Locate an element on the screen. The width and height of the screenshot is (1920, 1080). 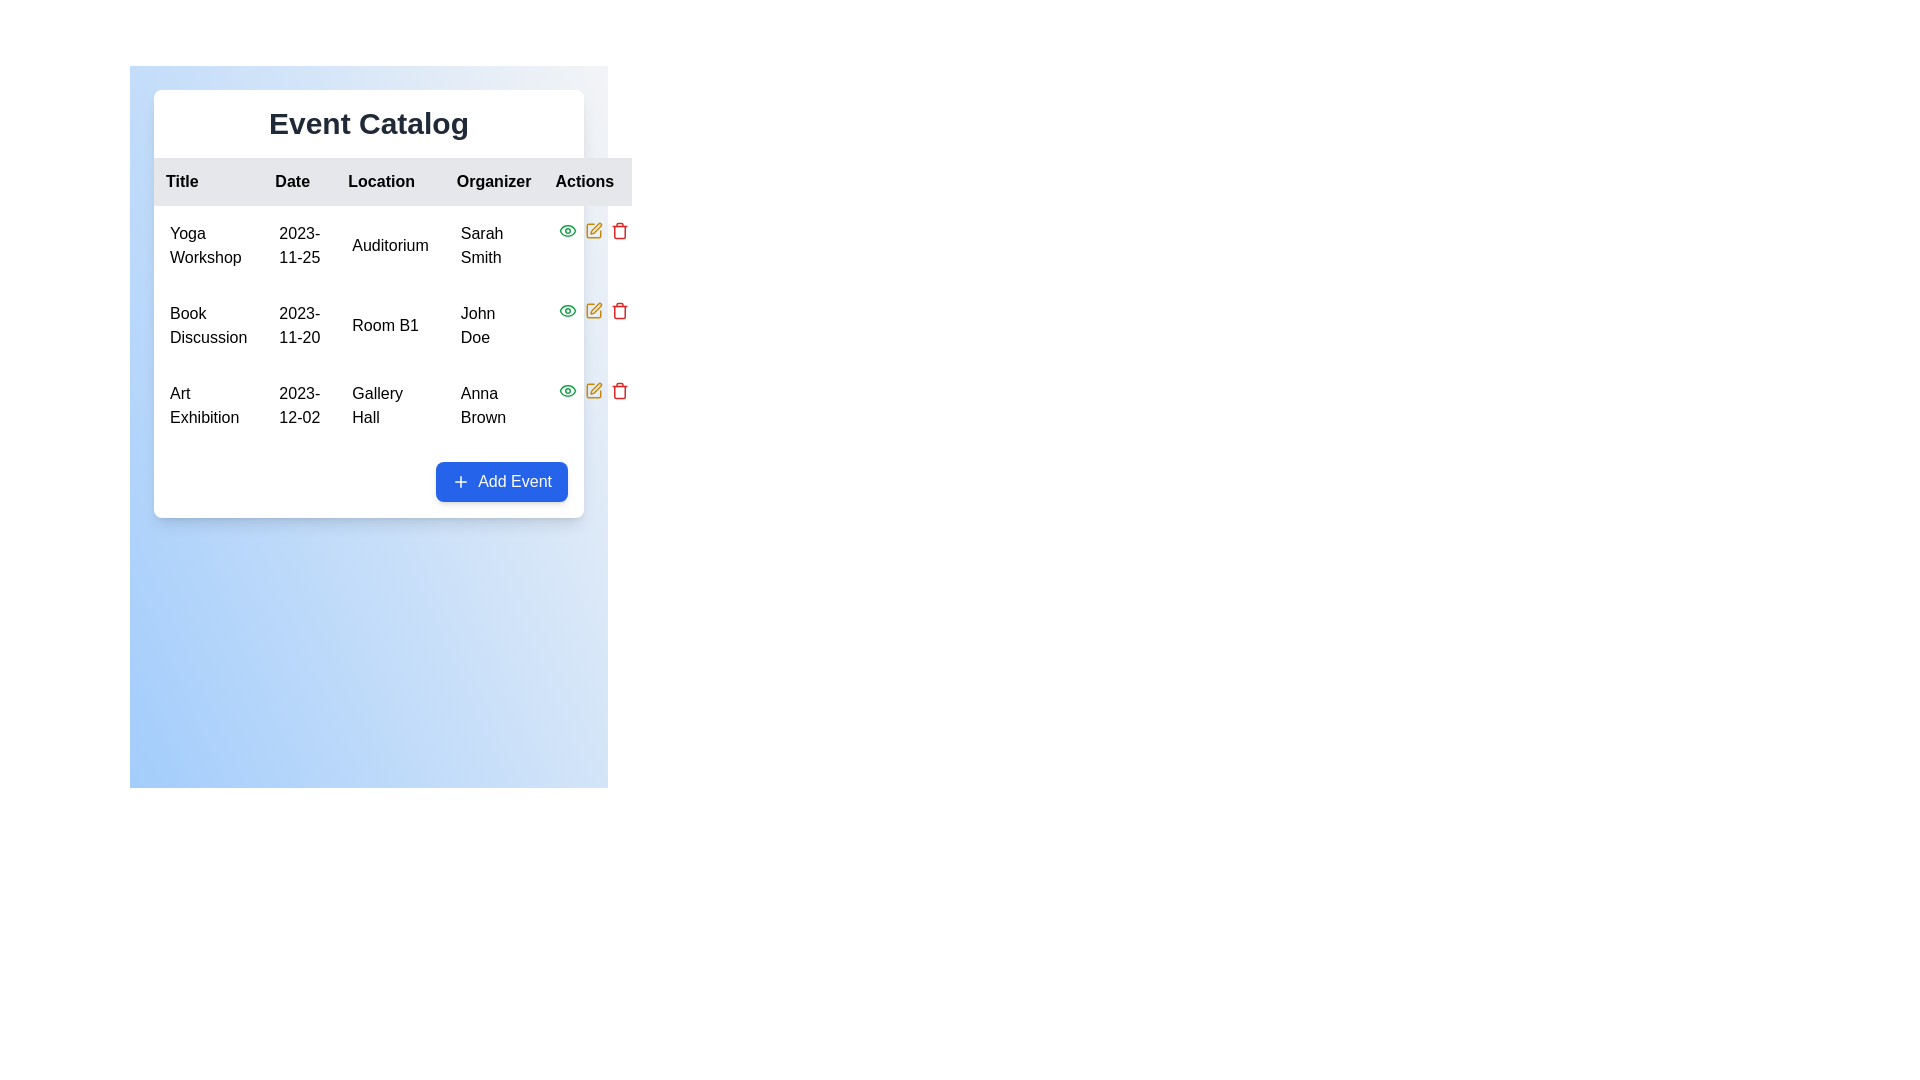
the red trash icon button in the 'Actions' column of the second row is located at coordinates (619, 311).